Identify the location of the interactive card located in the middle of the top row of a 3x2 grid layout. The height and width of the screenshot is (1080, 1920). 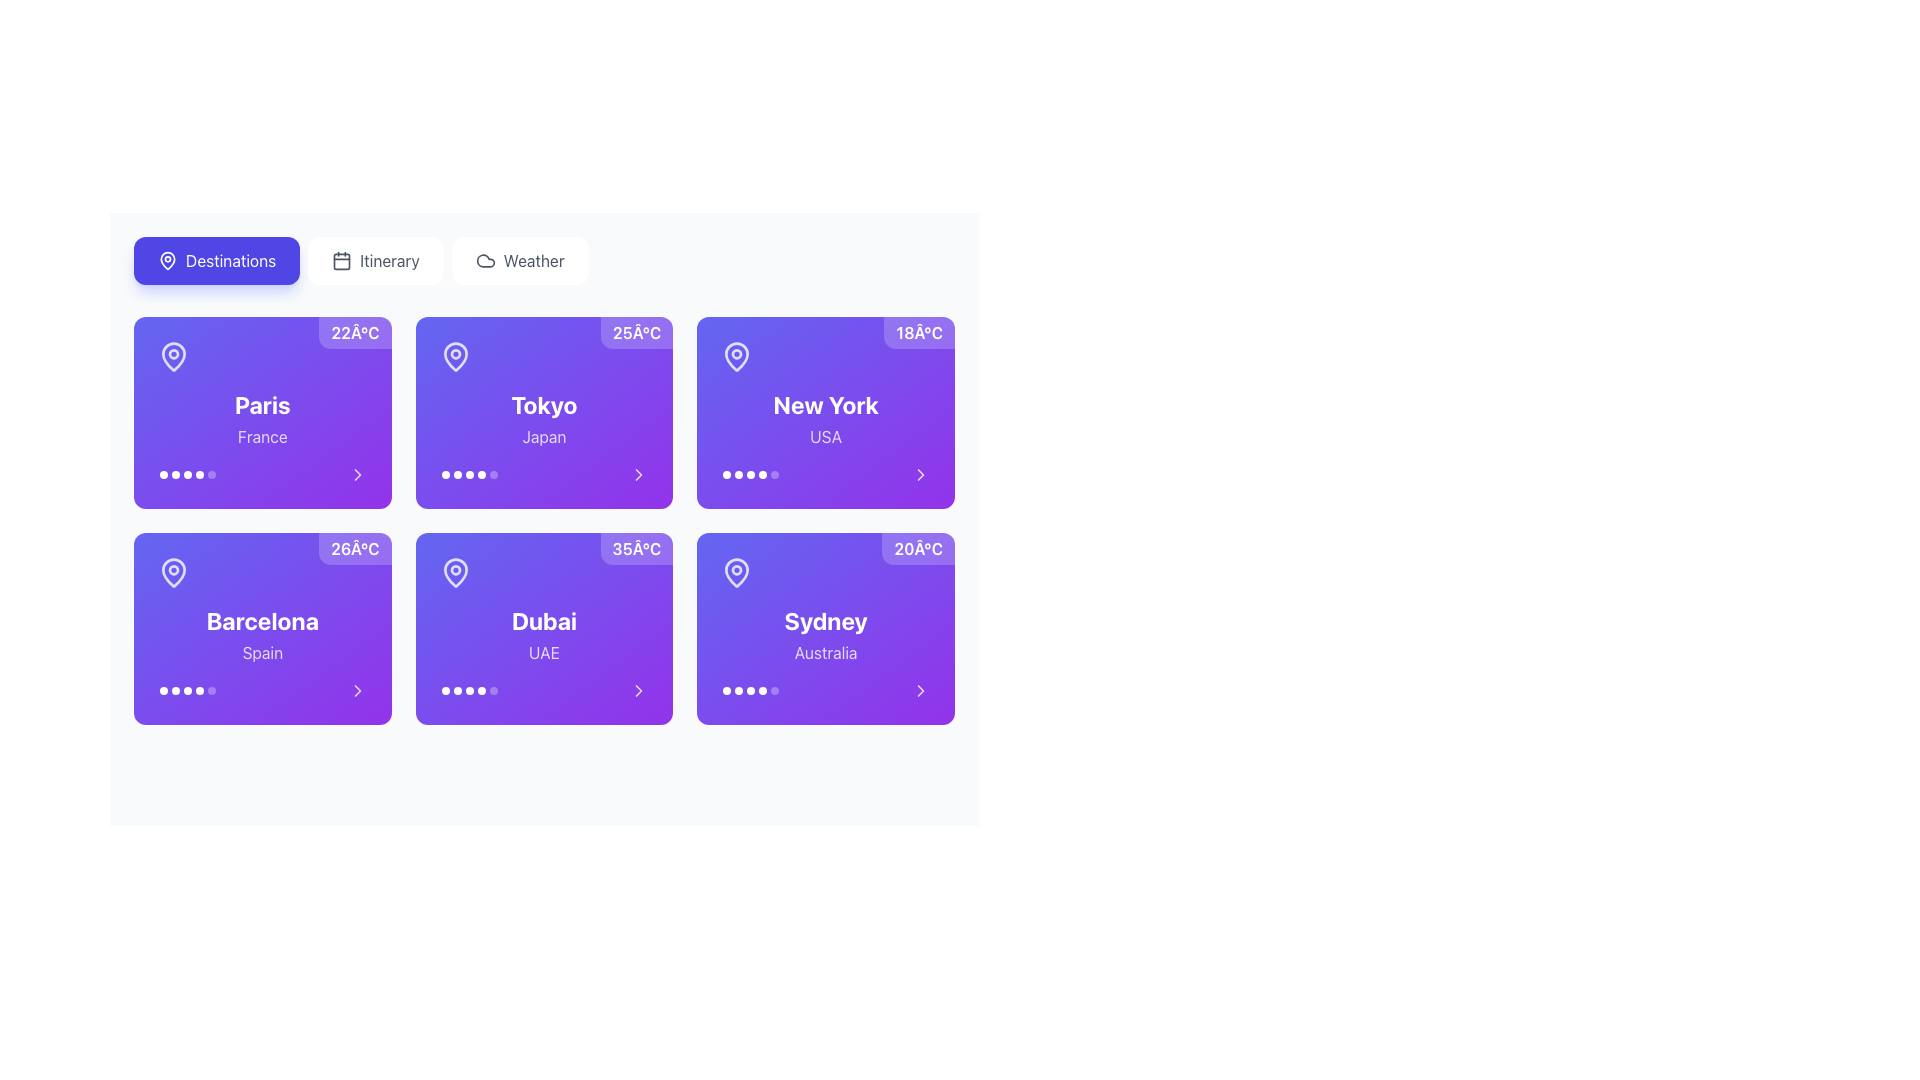
(826, 411).